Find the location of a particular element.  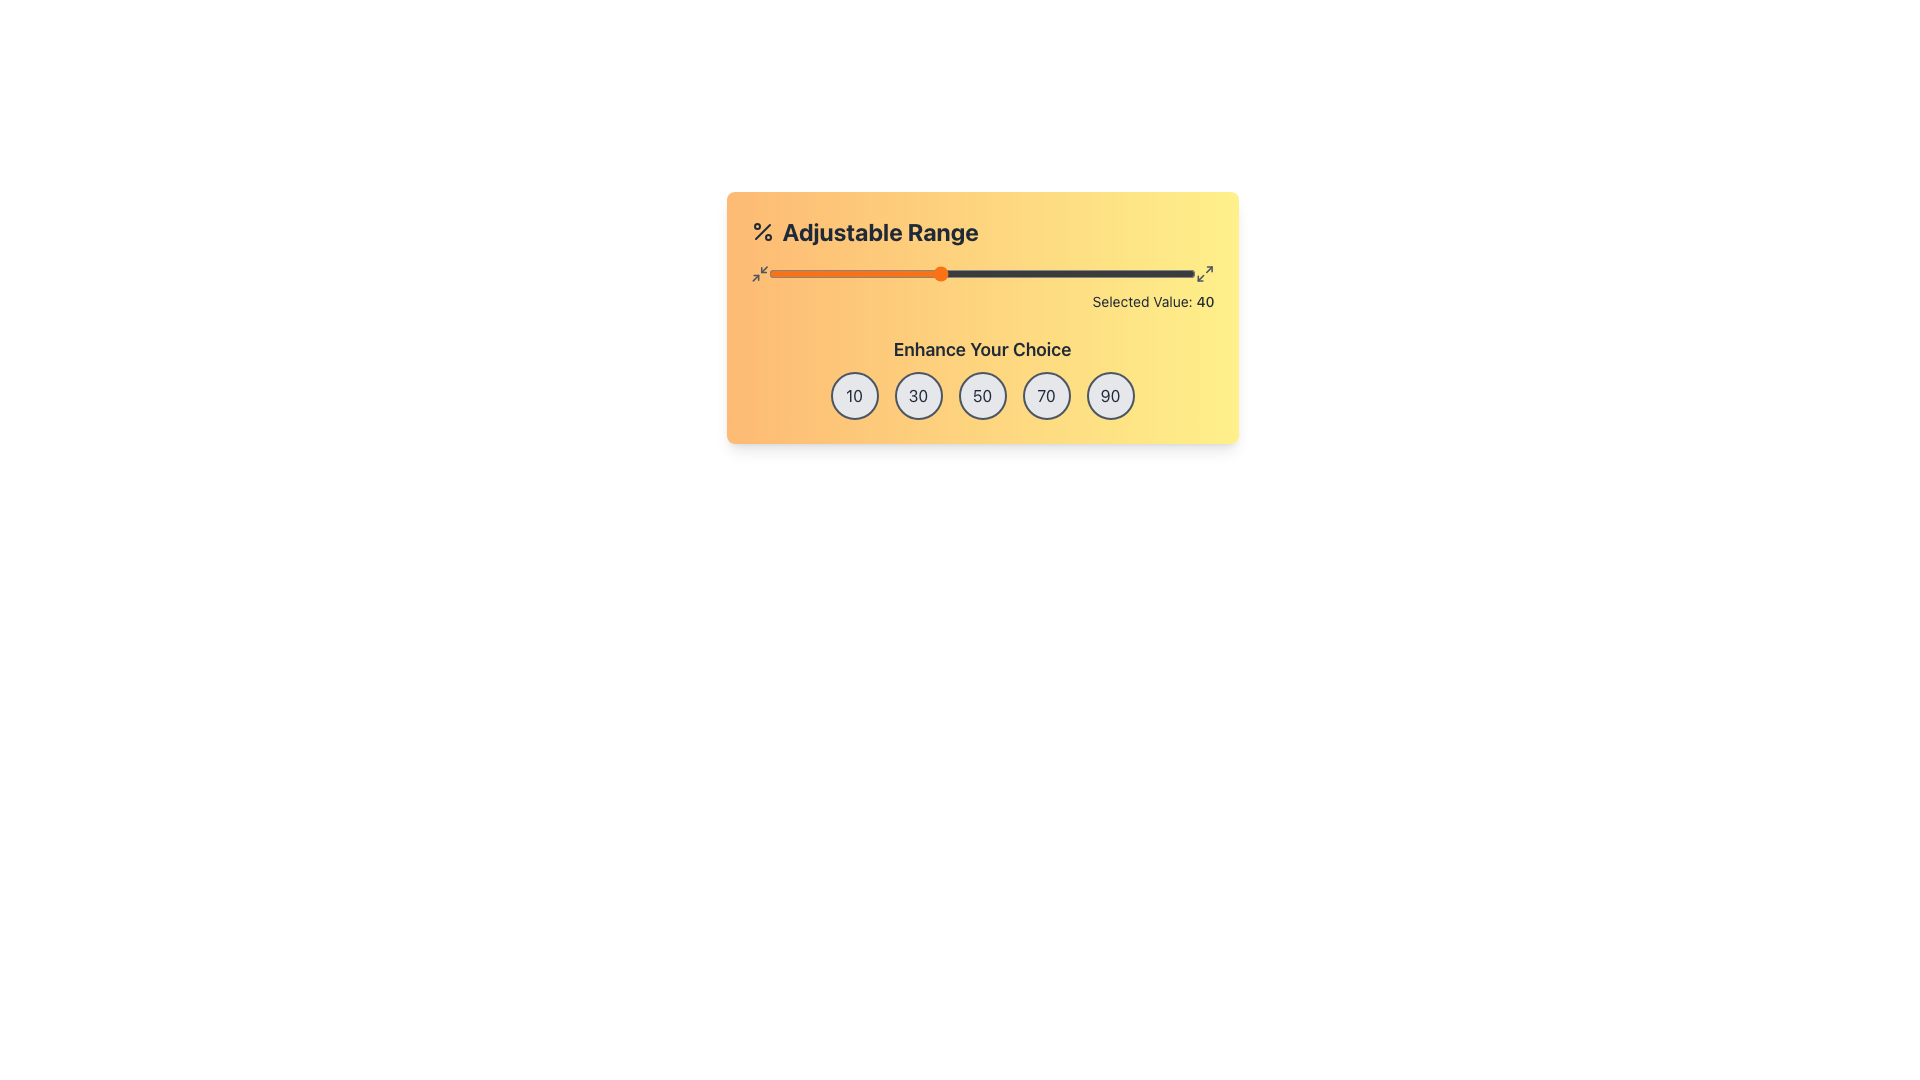

the visually styled percent icon located at the top-left corner of the header bar, immediately to the left of the text 'Adjustable Range' is located at coordinates (761, 230).